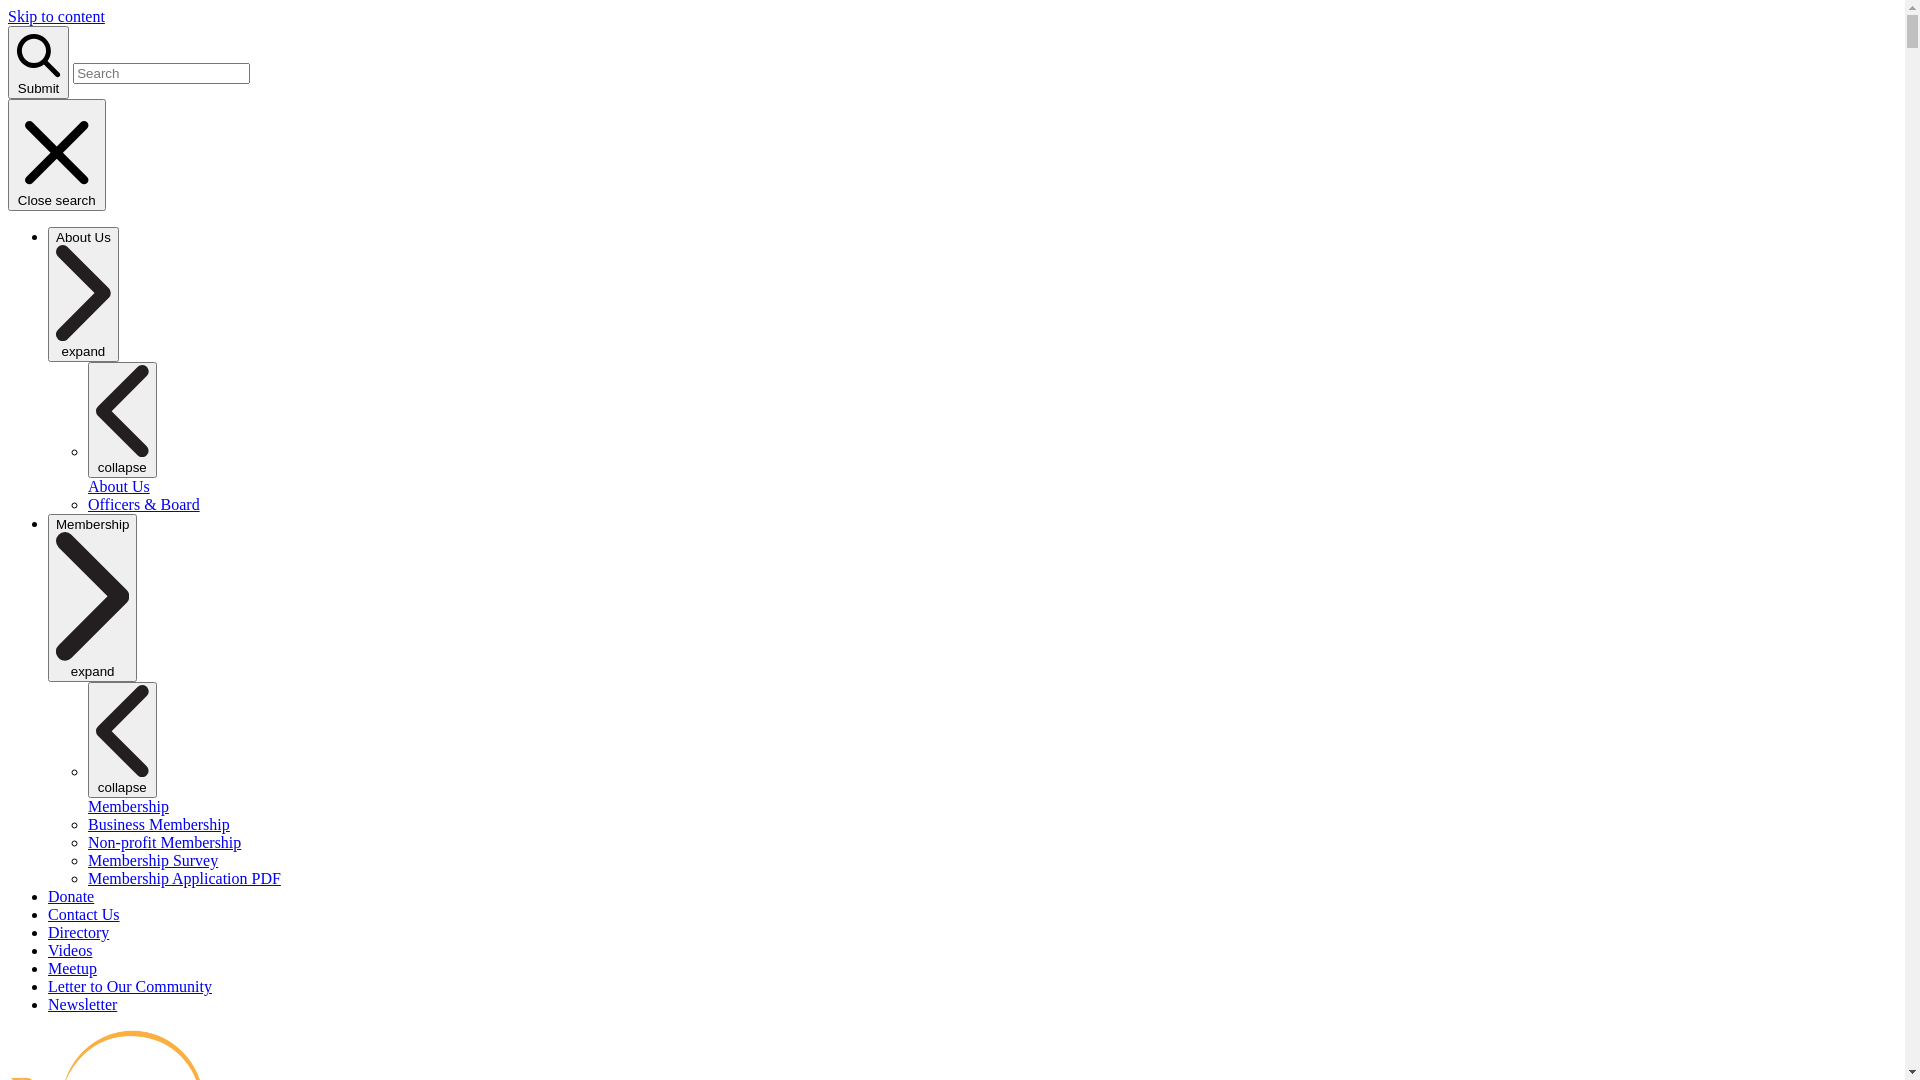 Image resolution: width=1920 pixels, height=1080 pixels. Describe the element at coordinates (78, 932) in the screenshot. I see `'Directory'` at that location.